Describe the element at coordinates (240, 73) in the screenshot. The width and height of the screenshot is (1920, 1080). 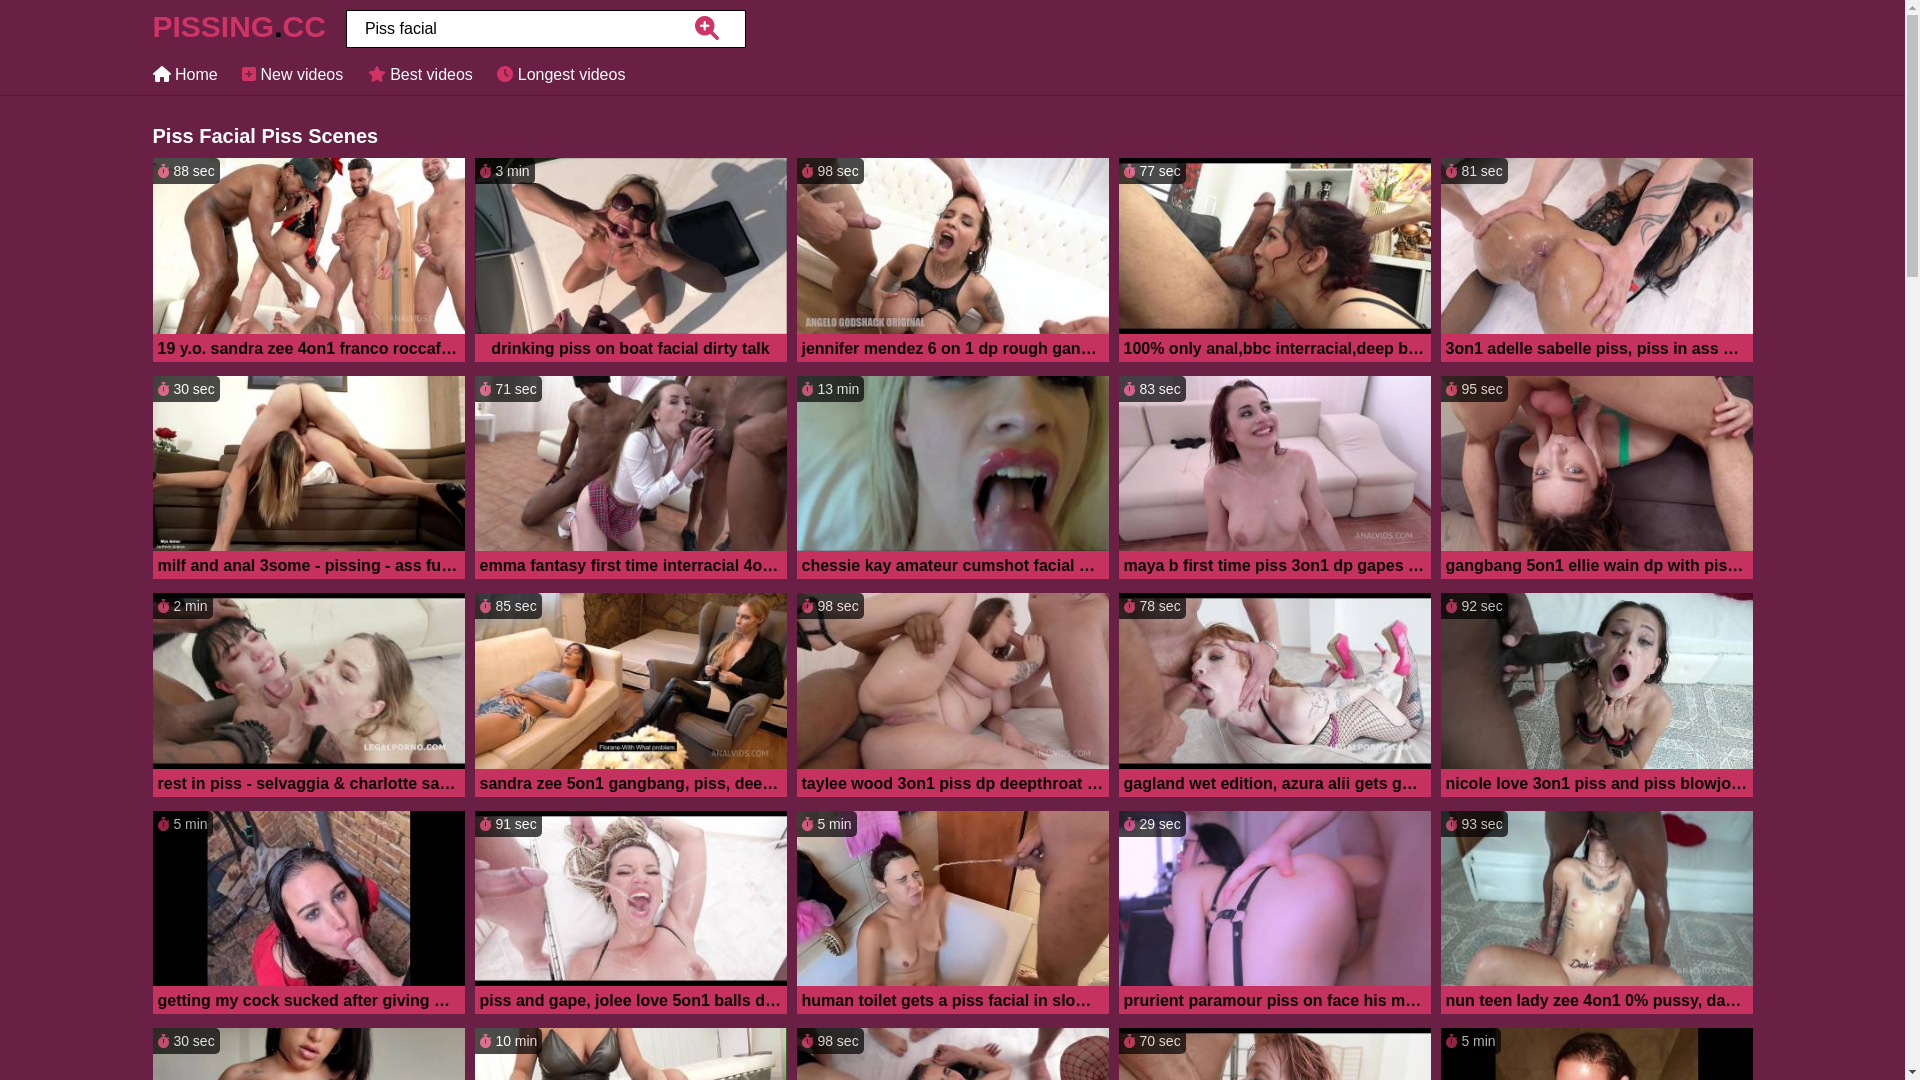
I see `'New videos'` at that location.